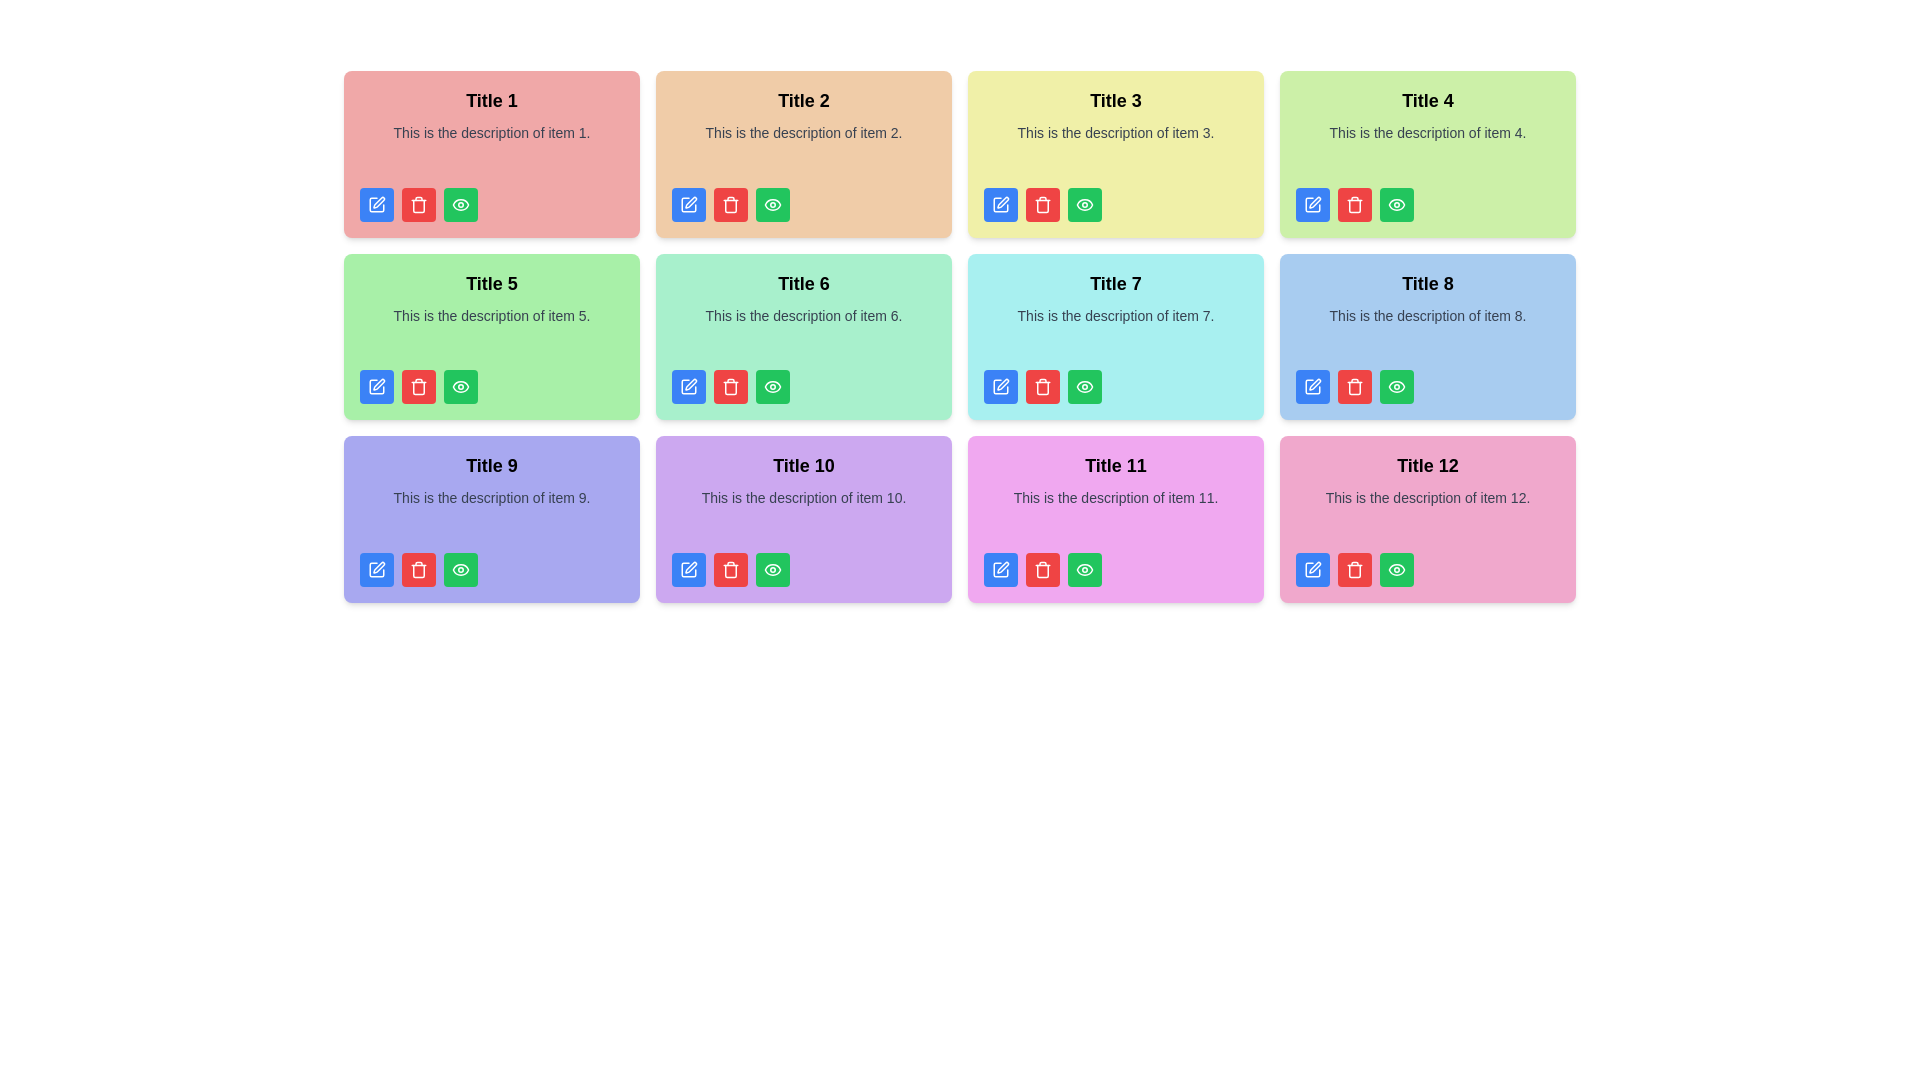  I want to click on the green view button located under the section labeled 'Title 10', so click(771, 569).